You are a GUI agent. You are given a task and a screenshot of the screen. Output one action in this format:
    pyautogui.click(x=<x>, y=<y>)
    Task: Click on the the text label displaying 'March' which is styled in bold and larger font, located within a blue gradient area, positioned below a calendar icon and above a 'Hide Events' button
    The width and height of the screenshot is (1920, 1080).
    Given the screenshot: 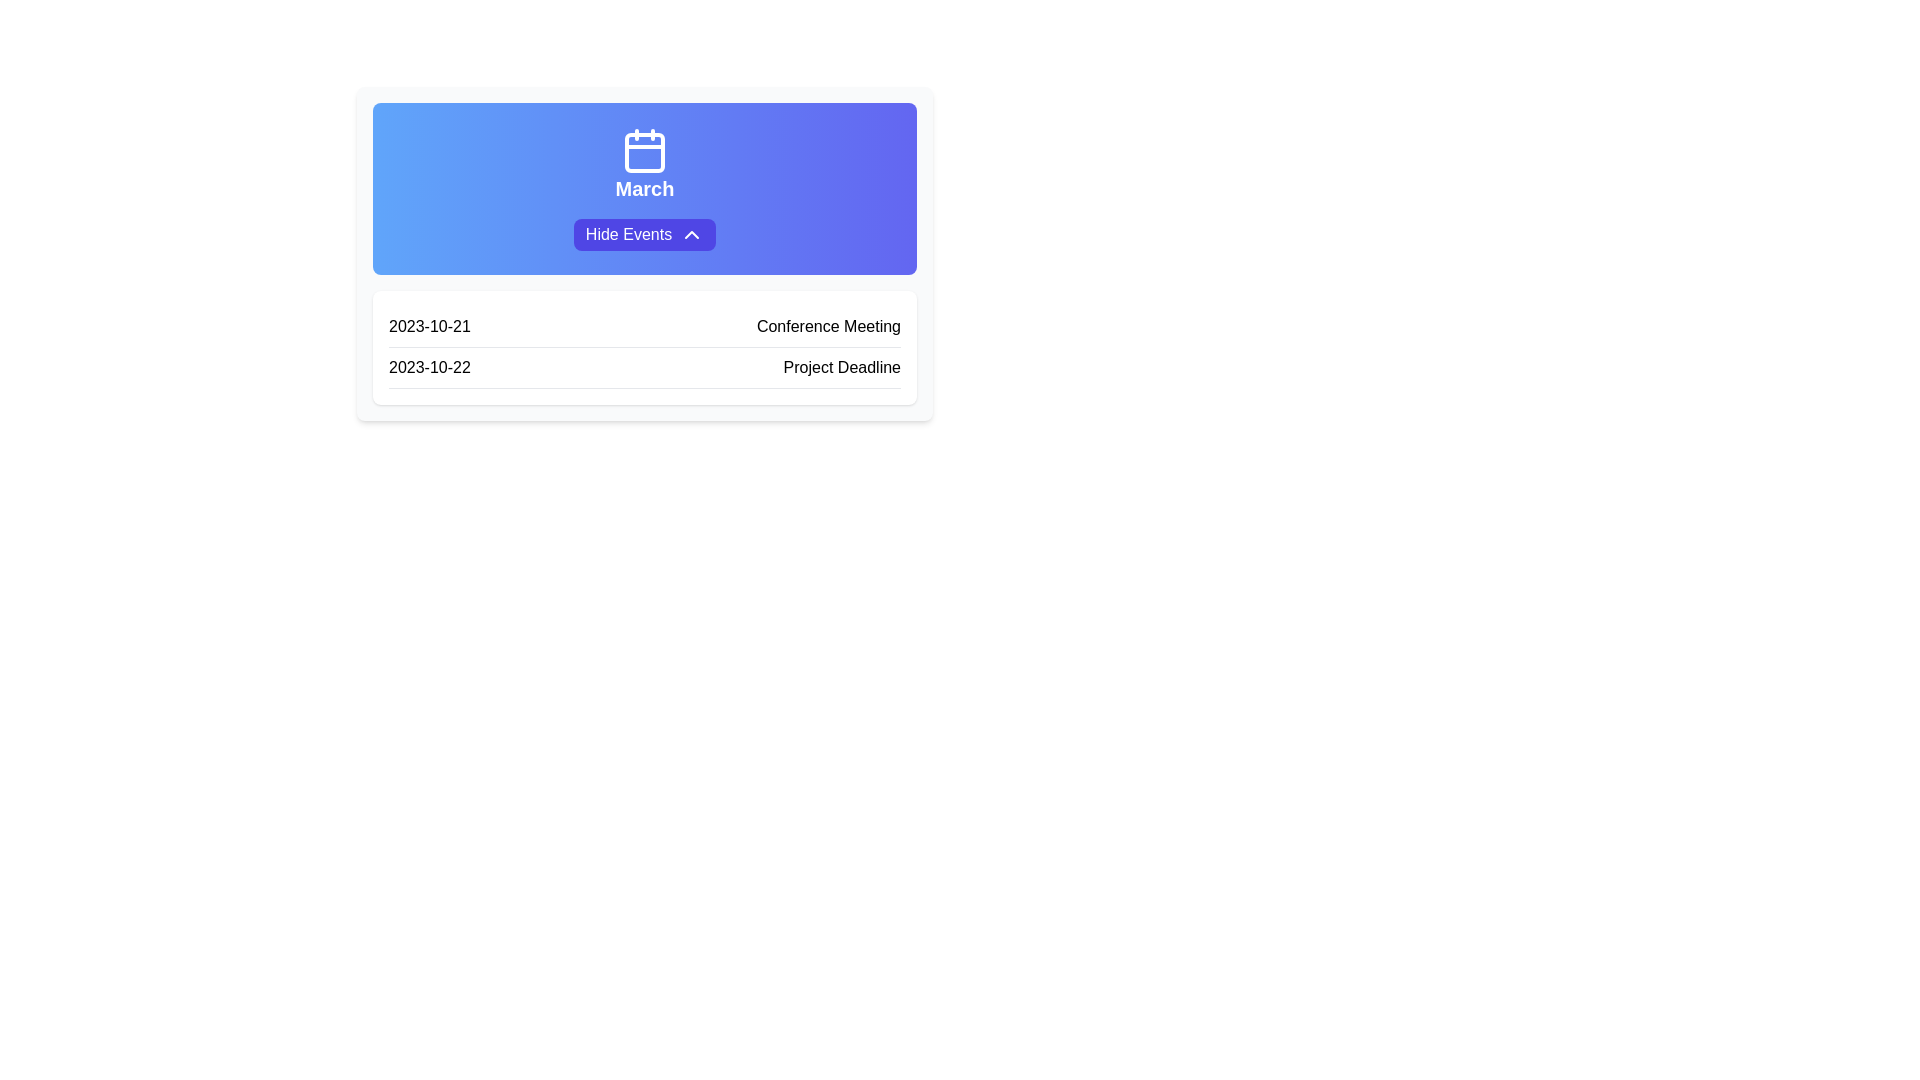 What is the action you would take?
    pyautogui.click(x=644, y=189)
    